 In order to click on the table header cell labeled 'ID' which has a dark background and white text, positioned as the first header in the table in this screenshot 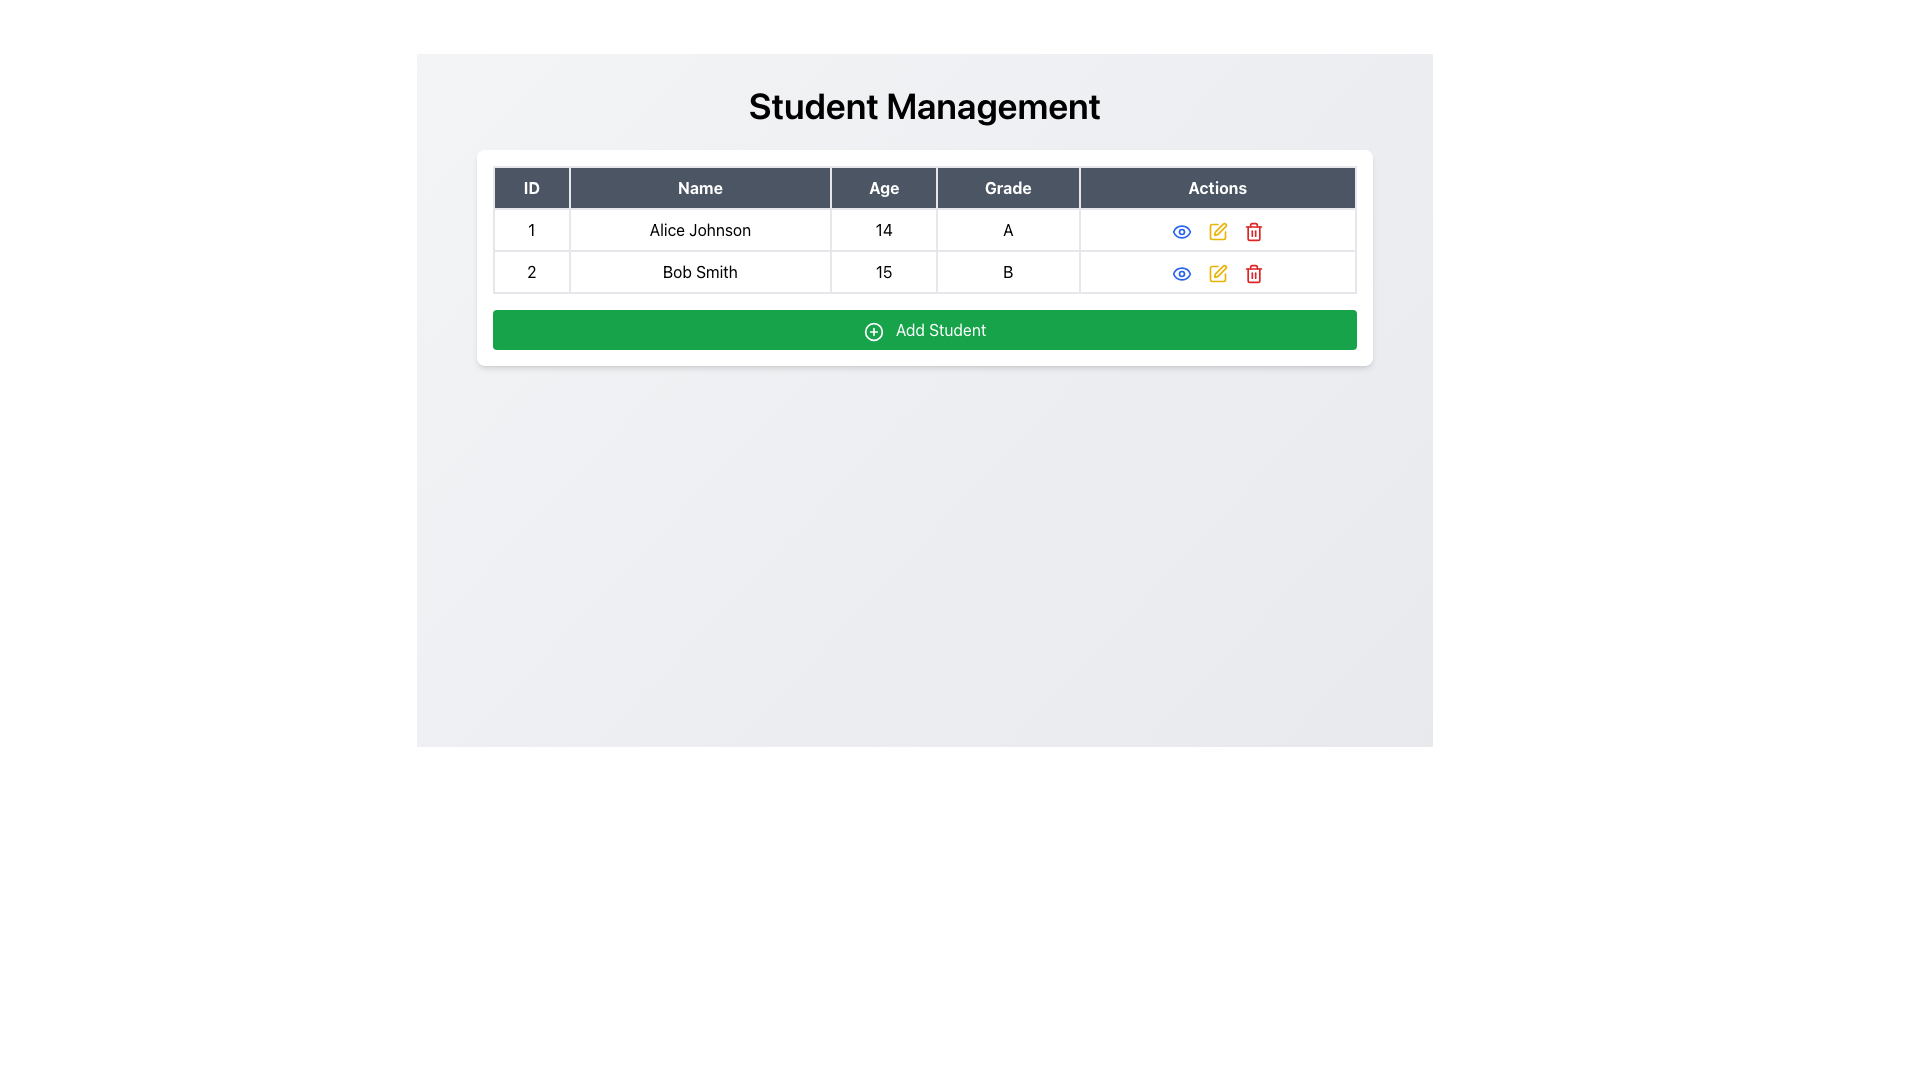, I will do `click(531, 188)`.